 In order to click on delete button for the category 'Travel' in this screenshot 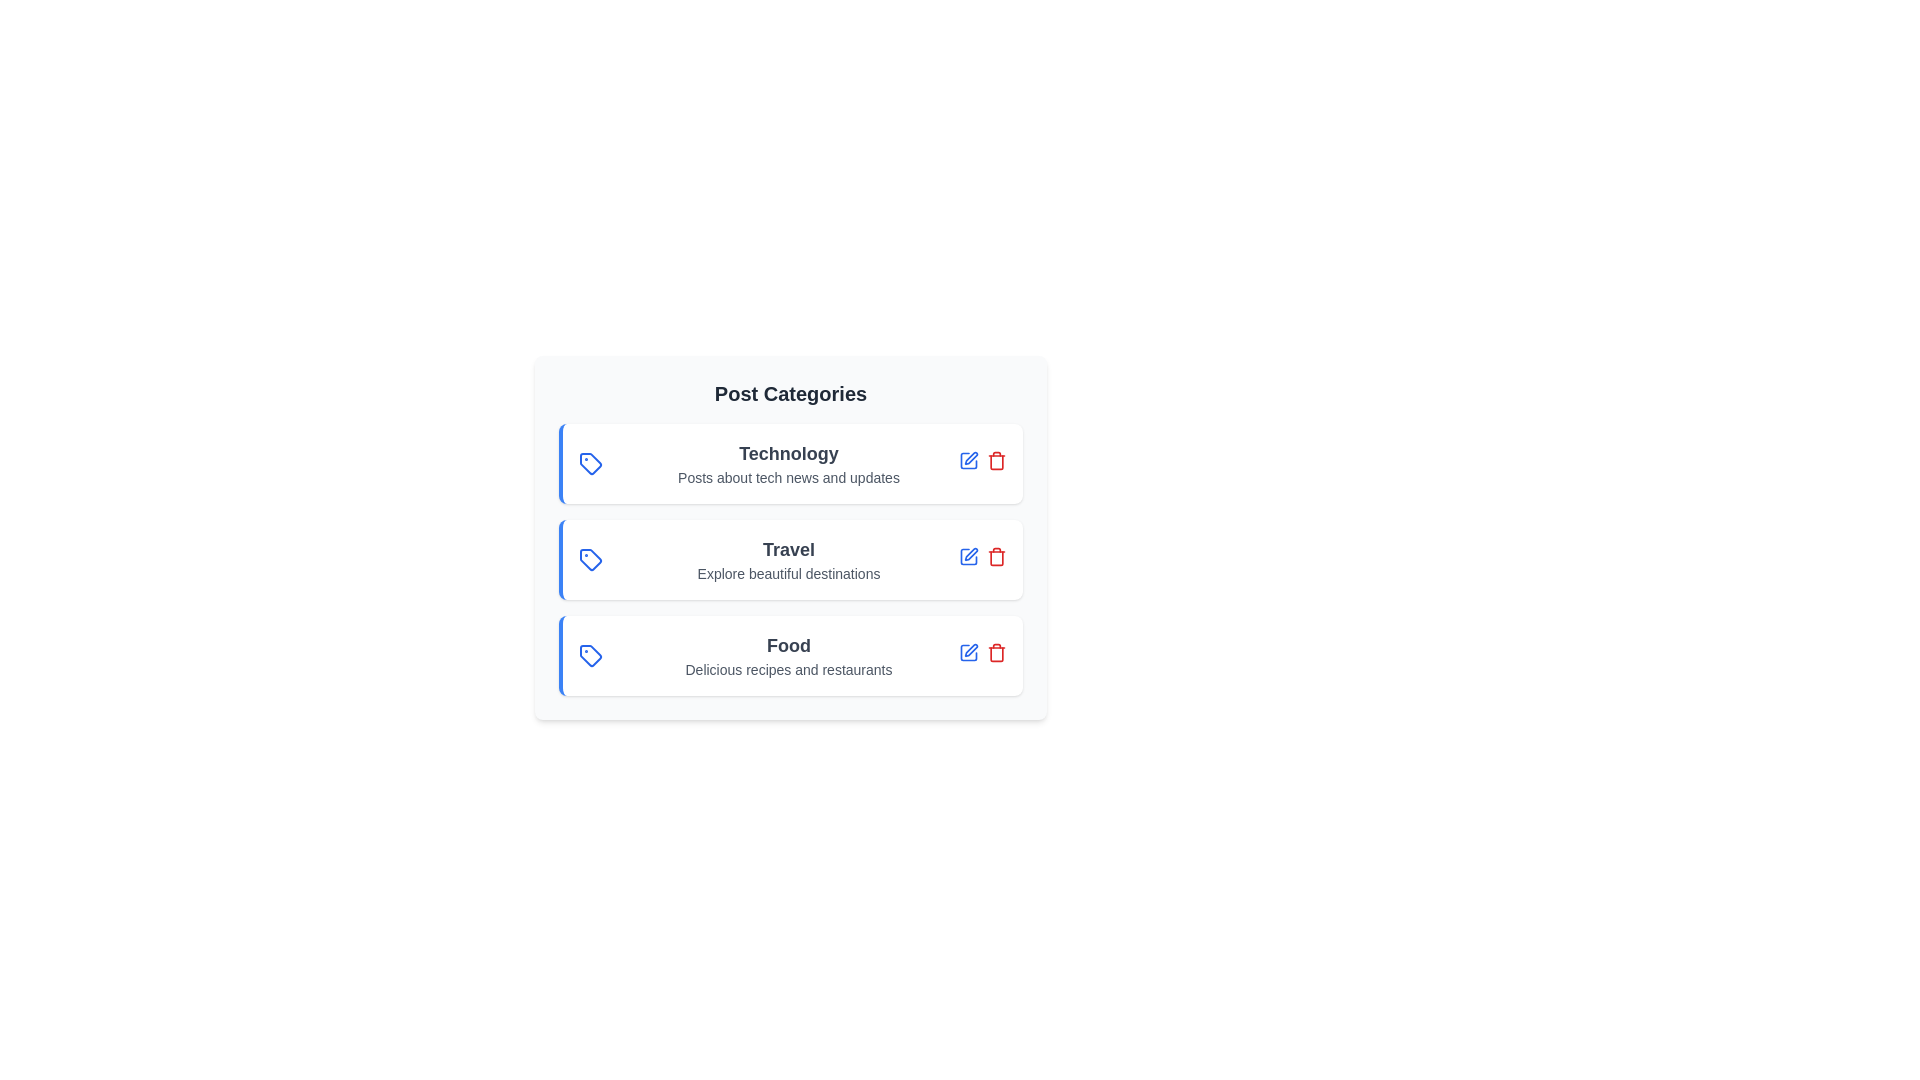, I will do `click(997, 556)`.